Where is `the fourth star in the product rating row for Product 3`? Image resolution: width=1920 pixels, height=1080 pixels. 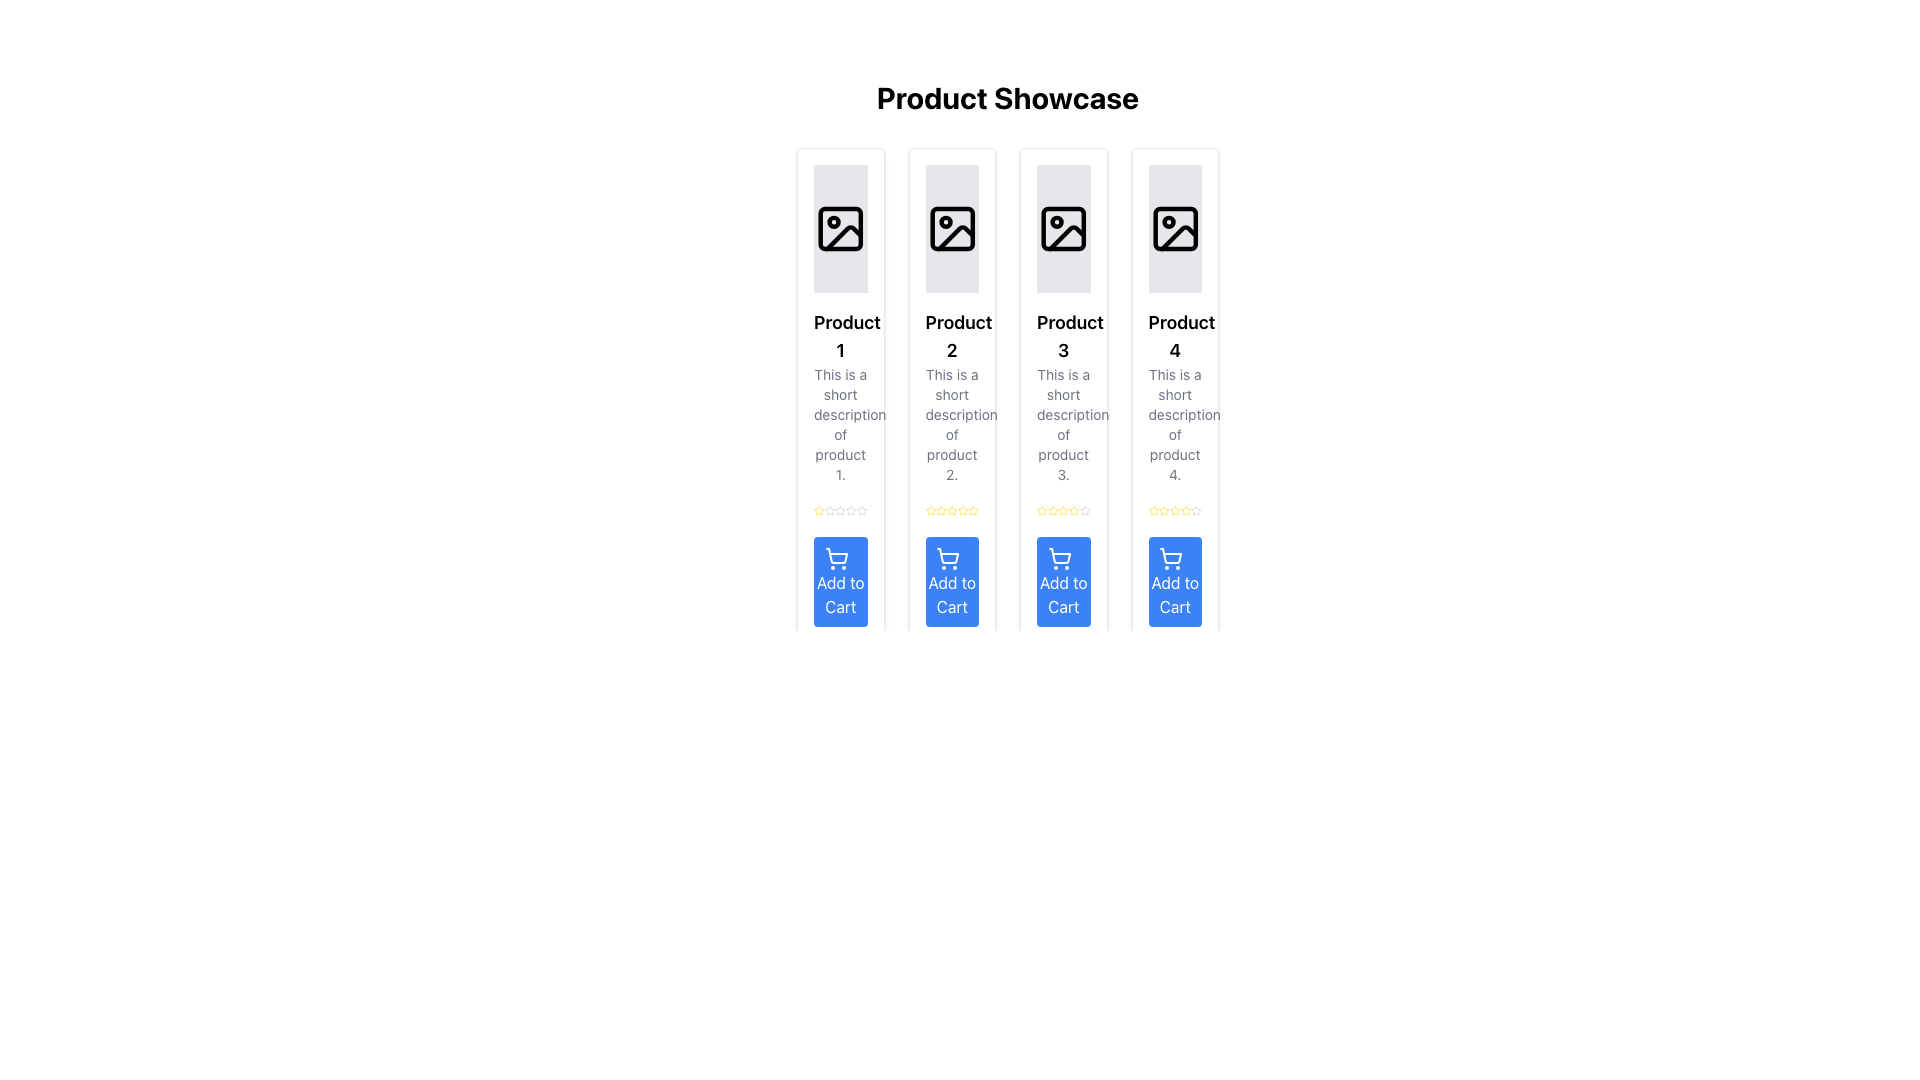 the fourth star in the product rating row for Product 3 is located at coordinates (1062, 509).